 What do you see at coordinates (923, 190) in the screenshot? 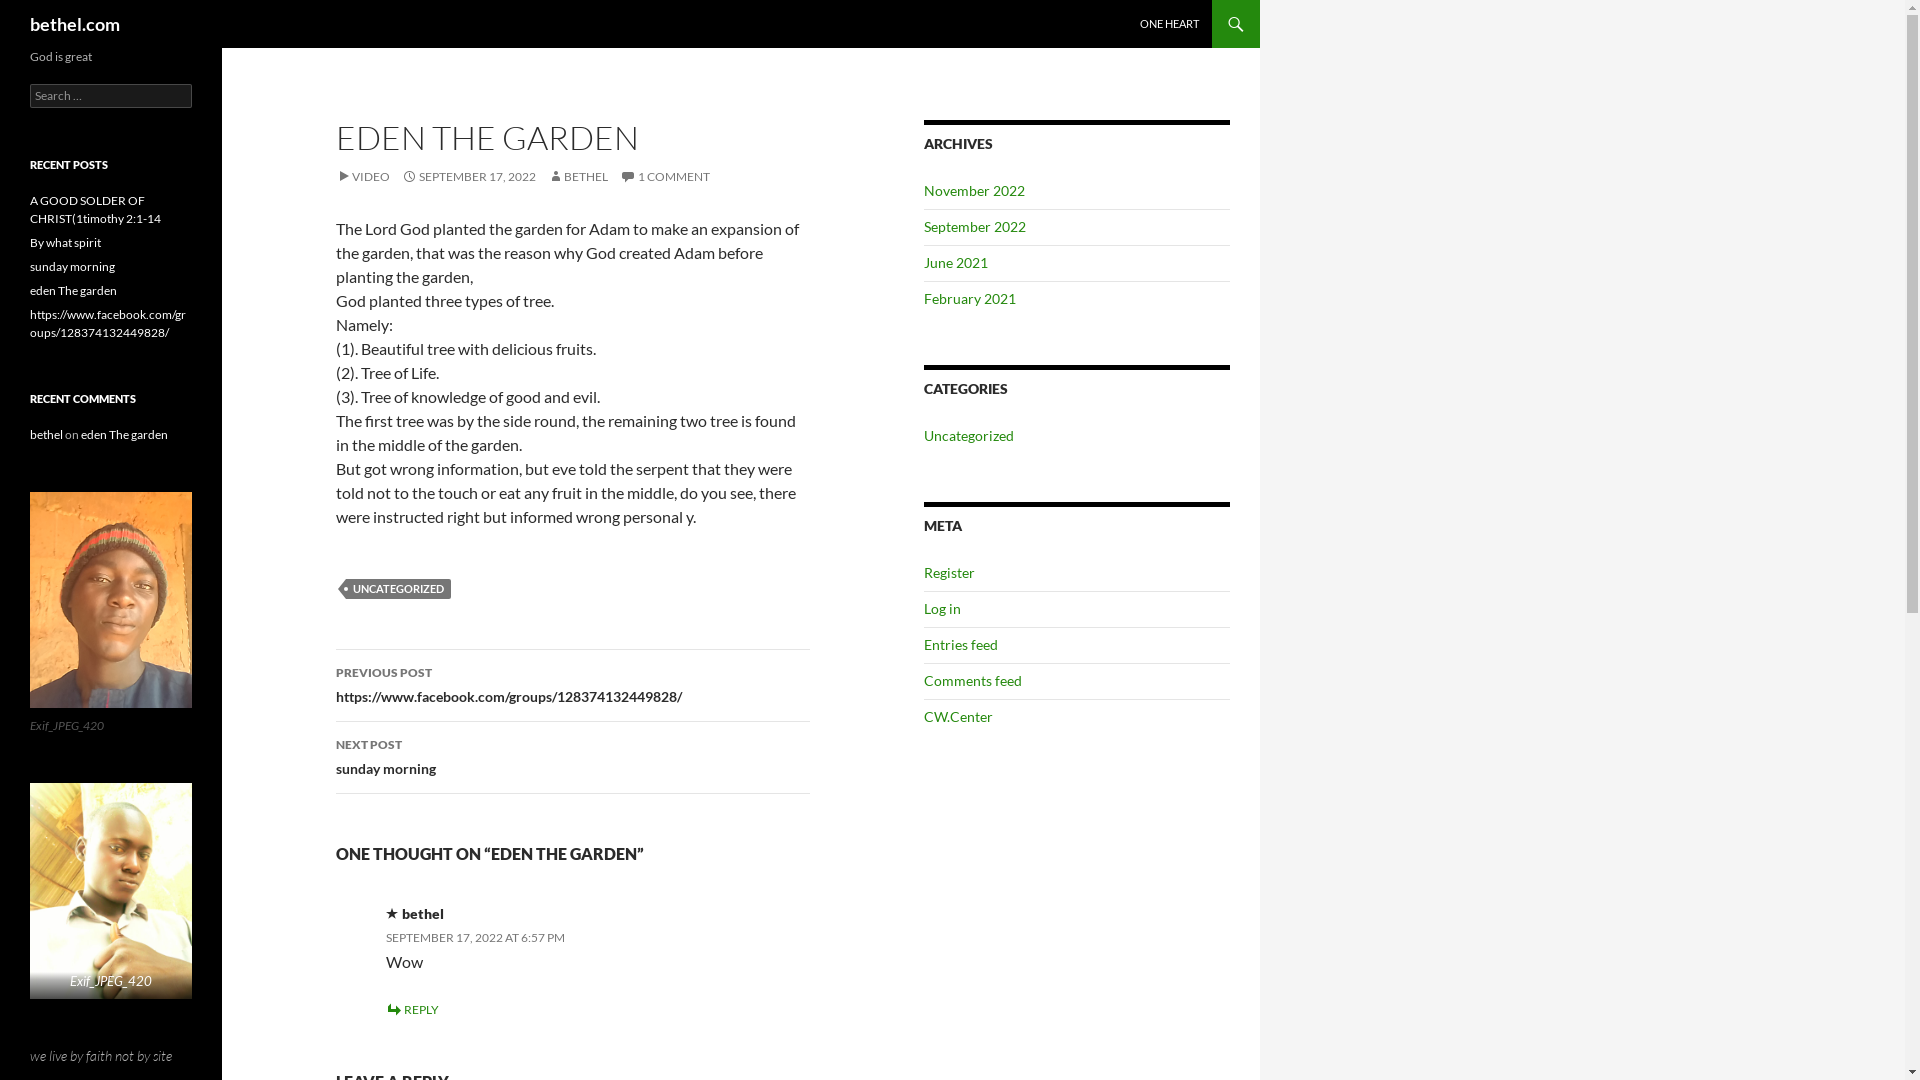
I see `'November 2022'` at bounding box center [923, 190].